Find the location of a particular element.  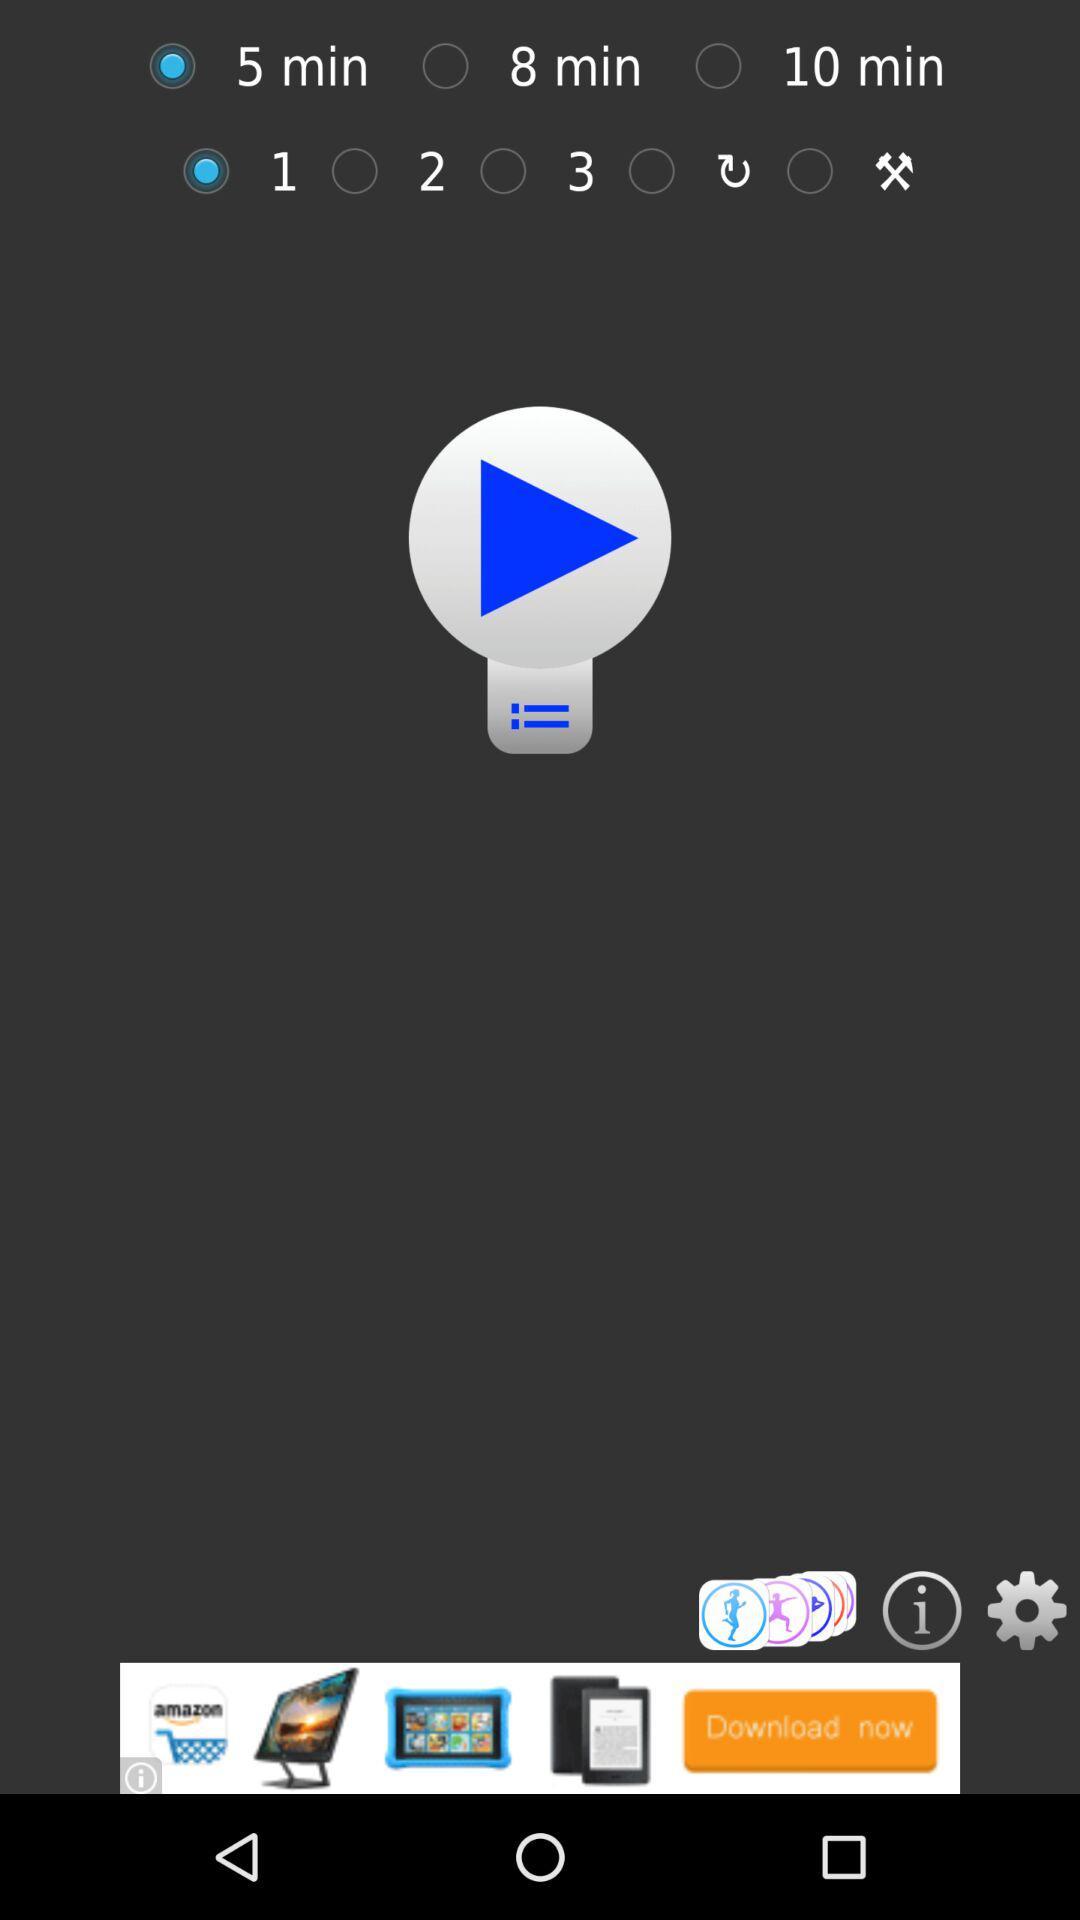

selection is located at coordinates (540, 537).